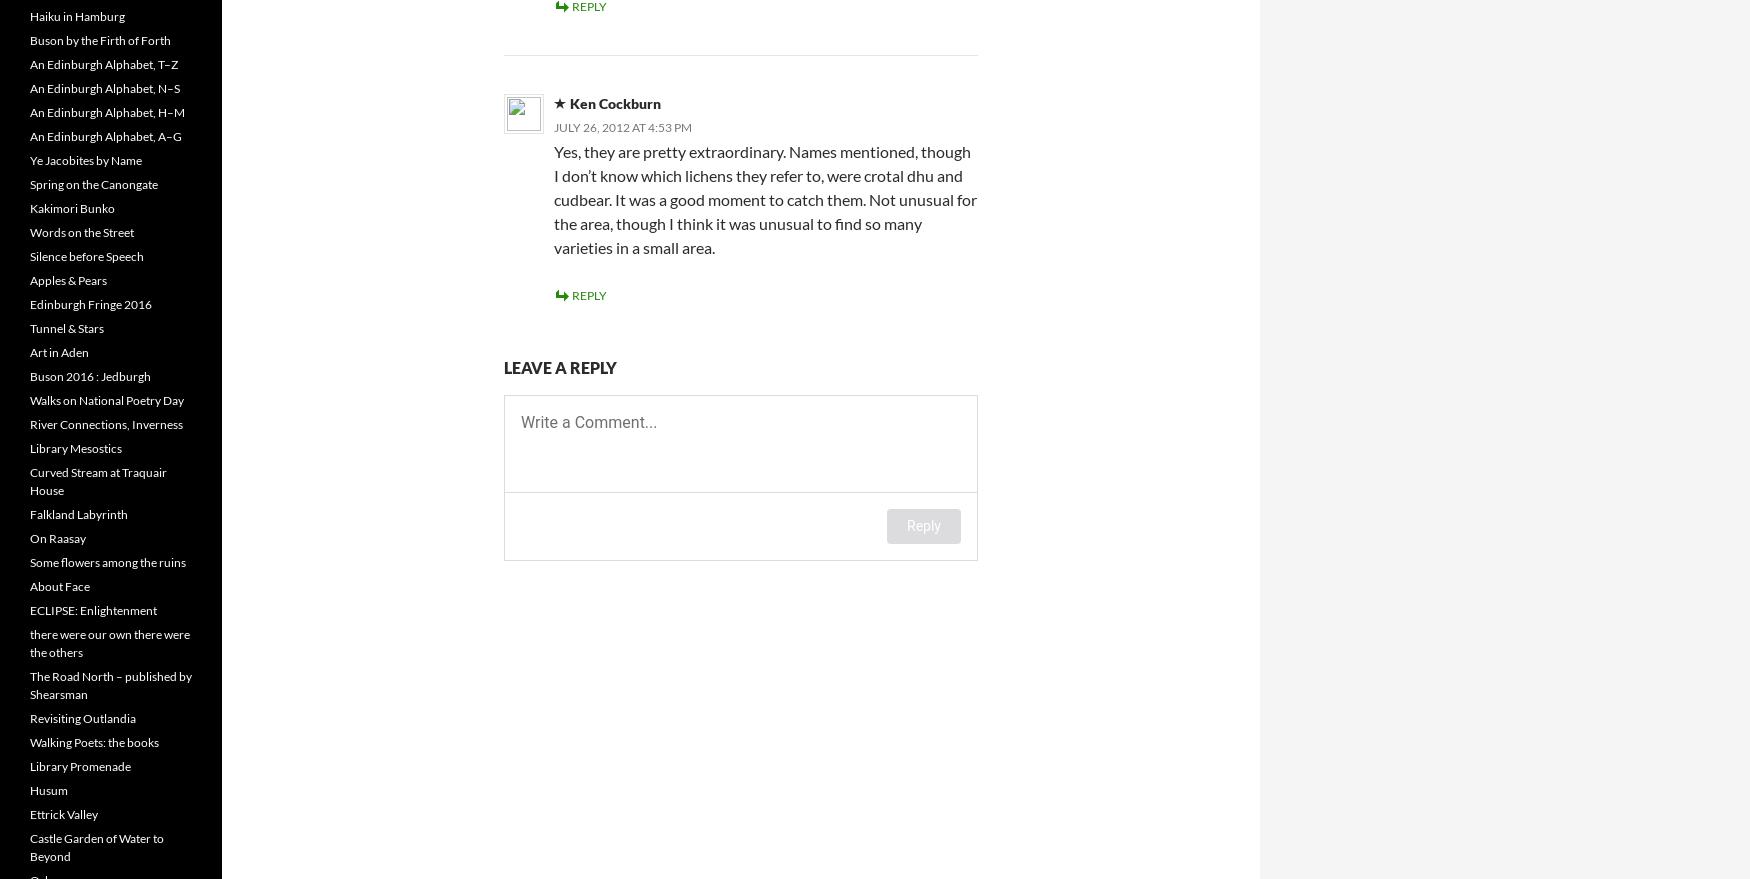  Describe the element at coordinates (78, 513) in the screenshot. I see `'Falkland Labyrinth'` at that location.